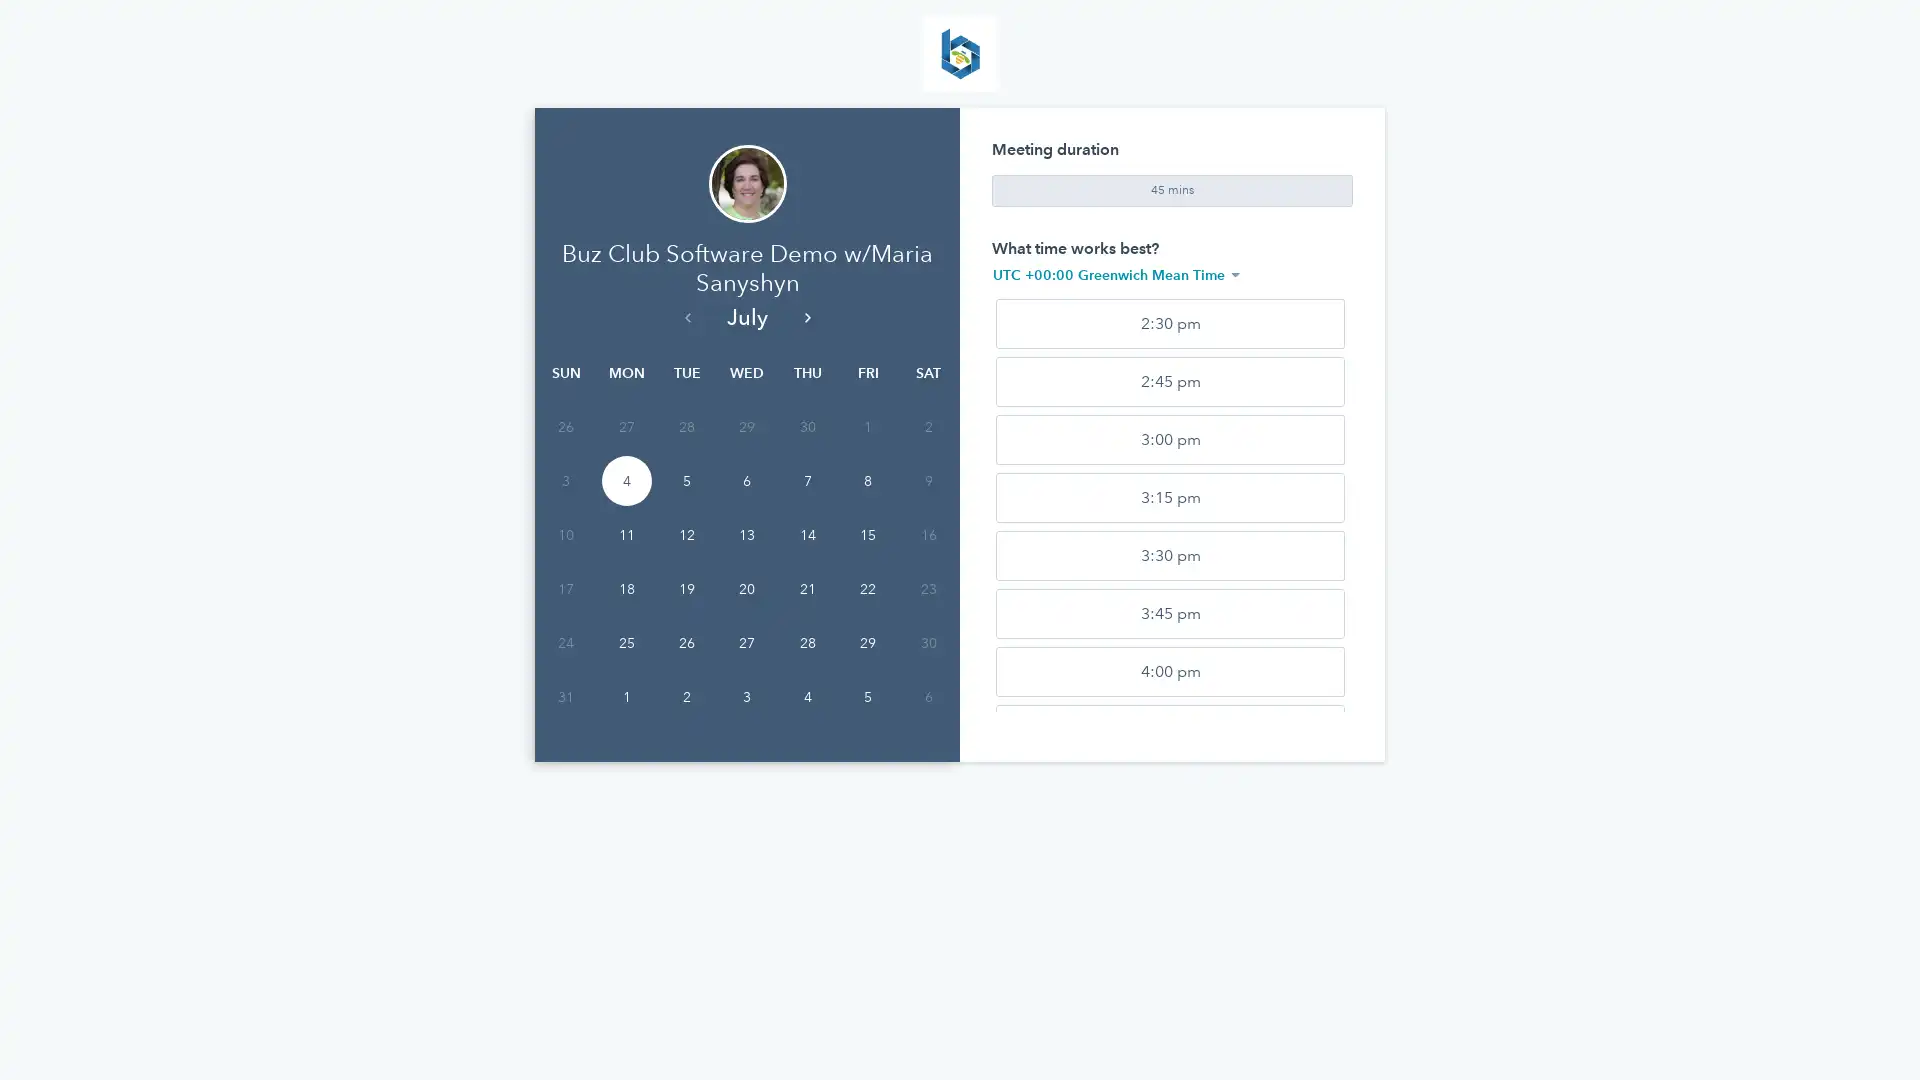 The height and width of the screenshot is (1080, 1920). What do you see at coordinates (806, 426) in the screenshot?
I see `June 30th` at bounding box center [806, 426].